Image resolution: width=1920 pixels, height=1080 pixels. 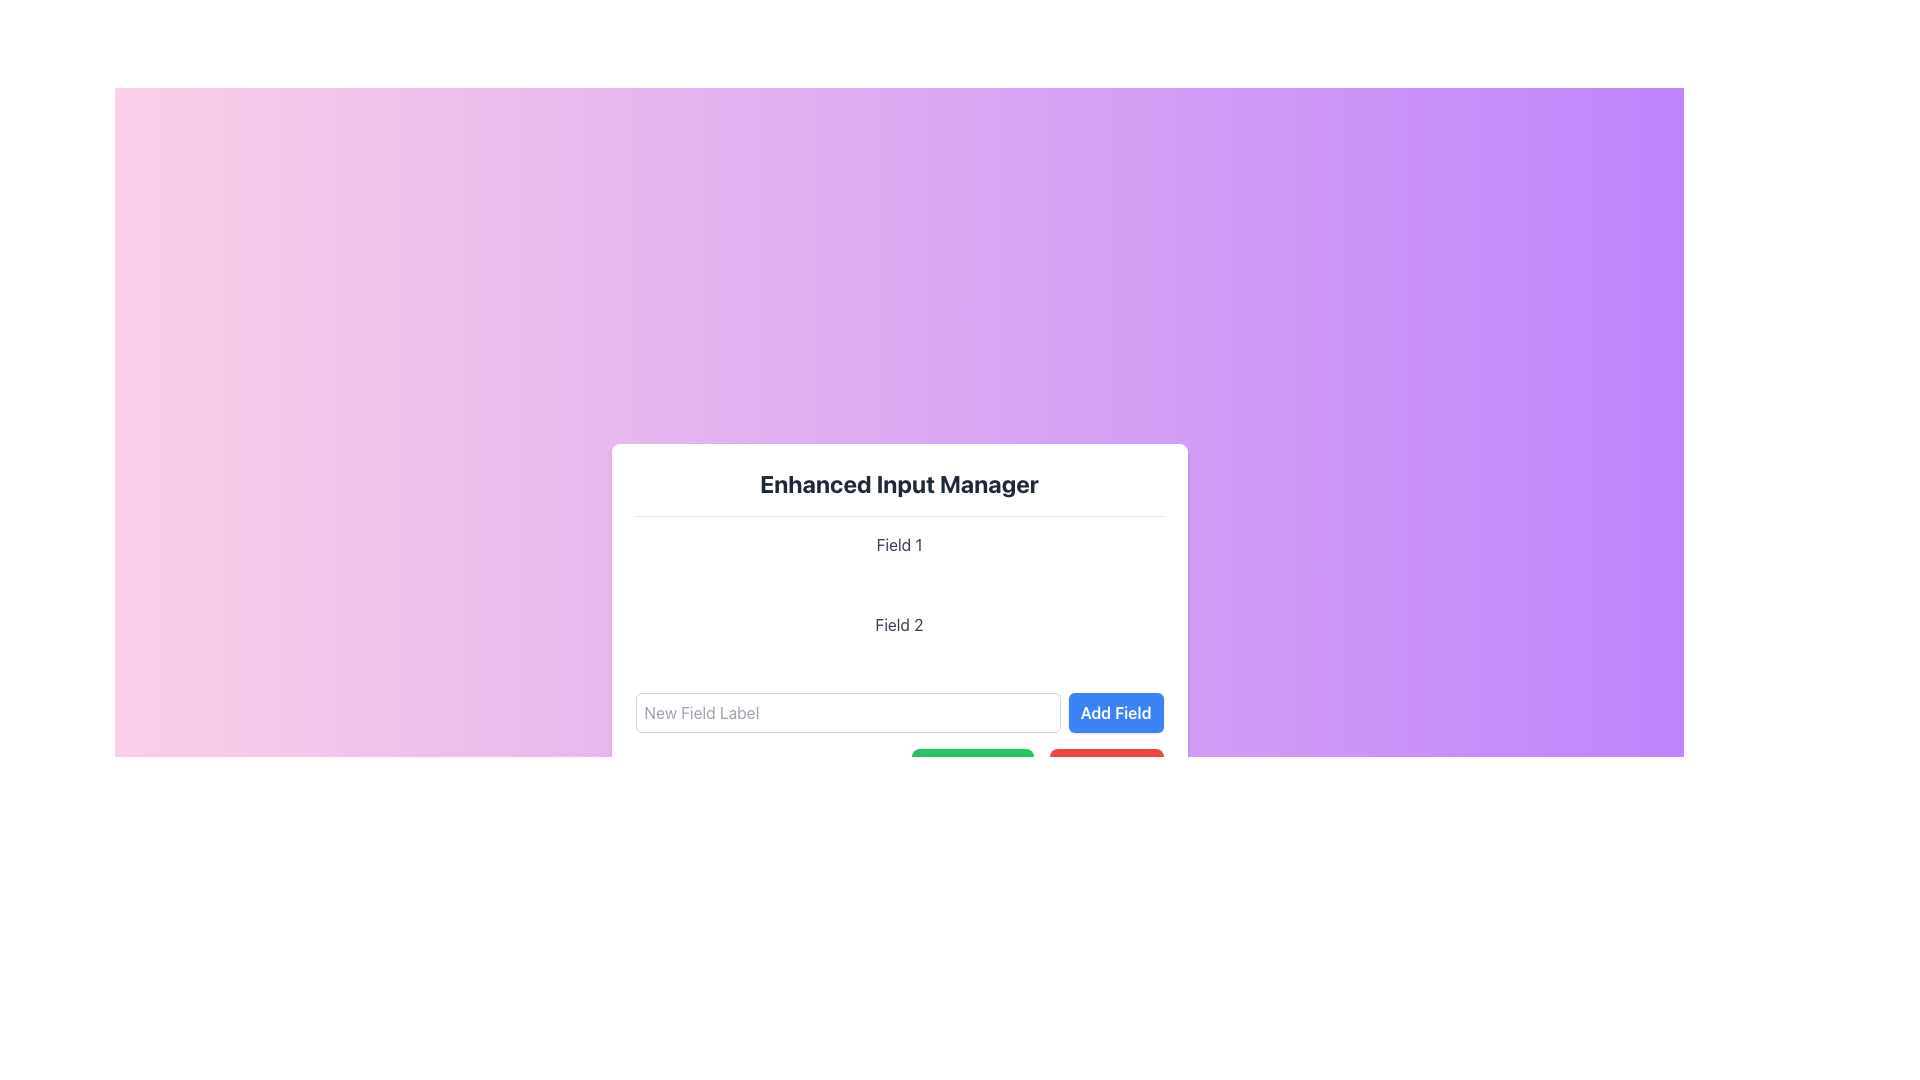 What do you see at coordinates (898, 544) in the screenshot?
I see `the text label displaying 'Field 1' which is styled in gray color and positioned at the top-center of the white card interface` at bounding box center [898, 544].